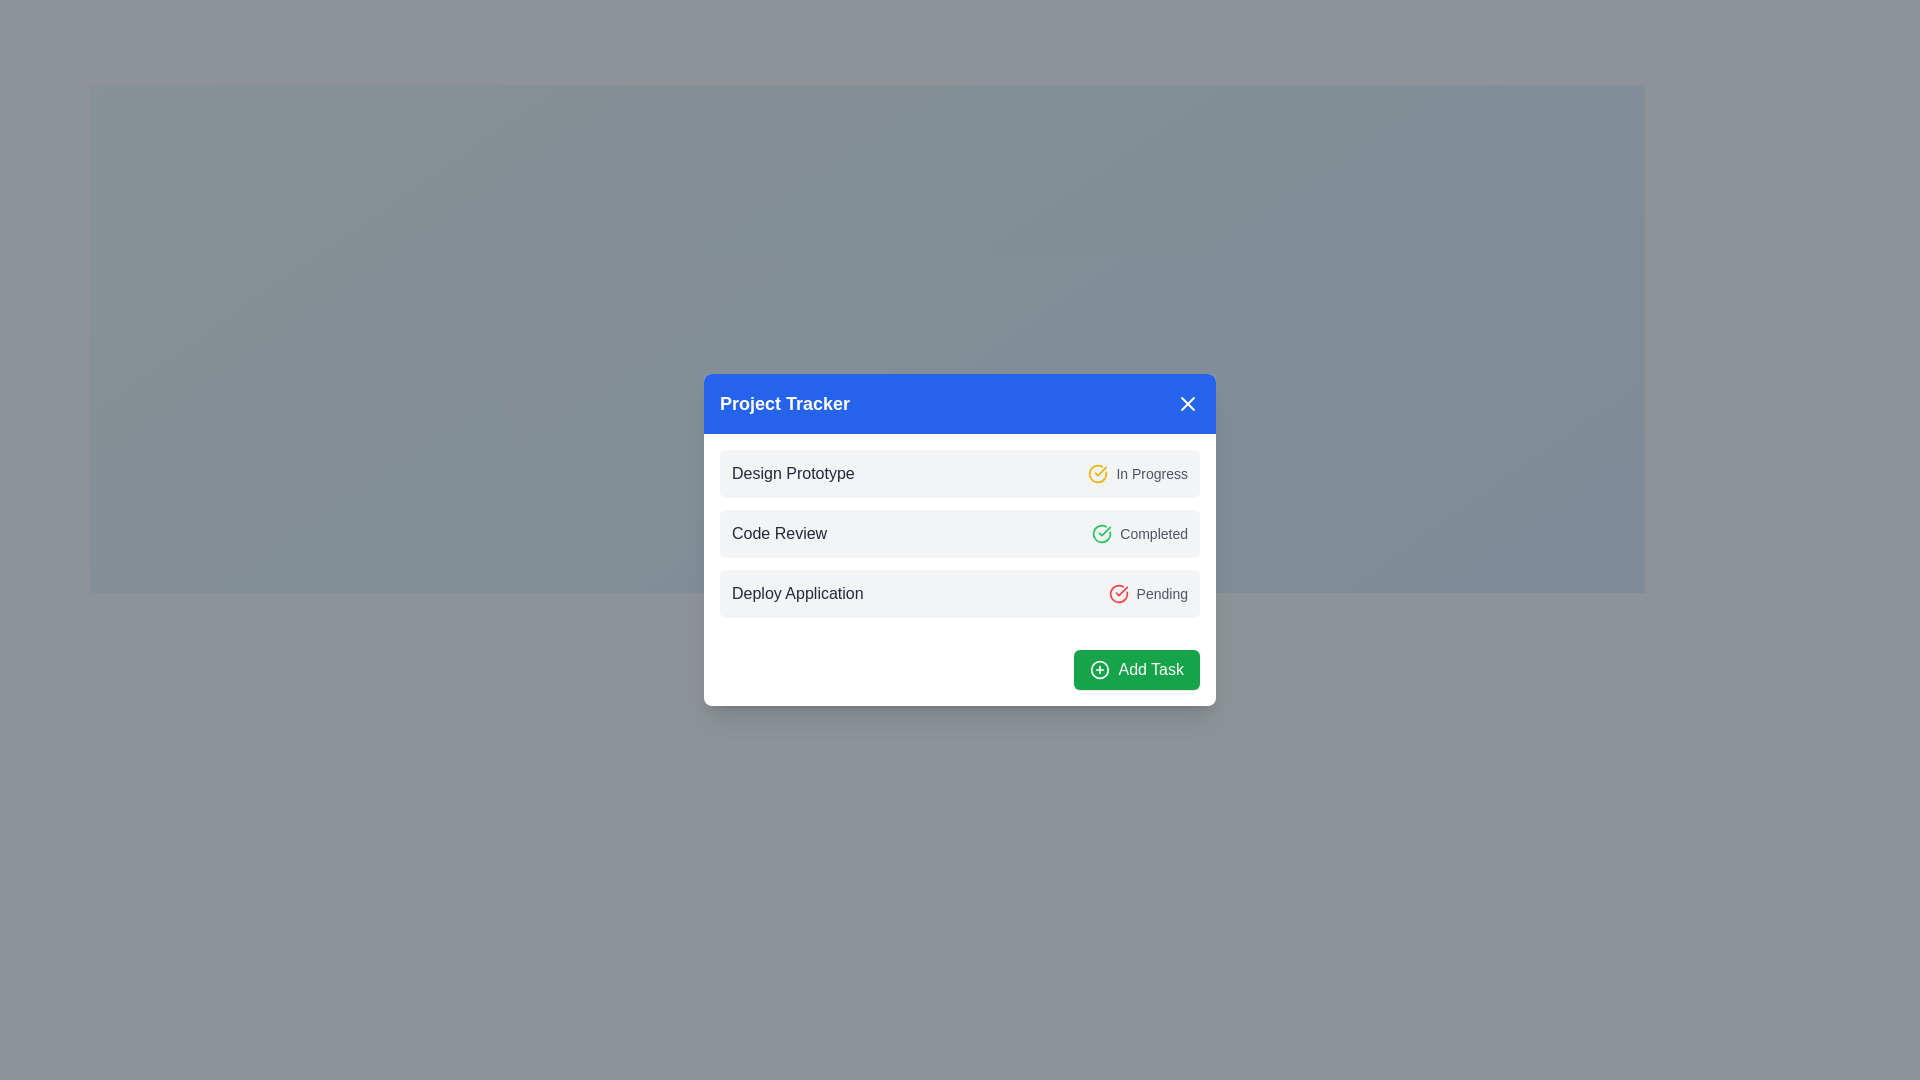 The image size is (1920, 1080). Describe the element at coordinates (1154, 532) in the screenshot. I see `the Text label indicating the completion status of the associated task or item, which is located to the right of a circular green icon with a checkmark in the 'Code Review' task list` at that location.